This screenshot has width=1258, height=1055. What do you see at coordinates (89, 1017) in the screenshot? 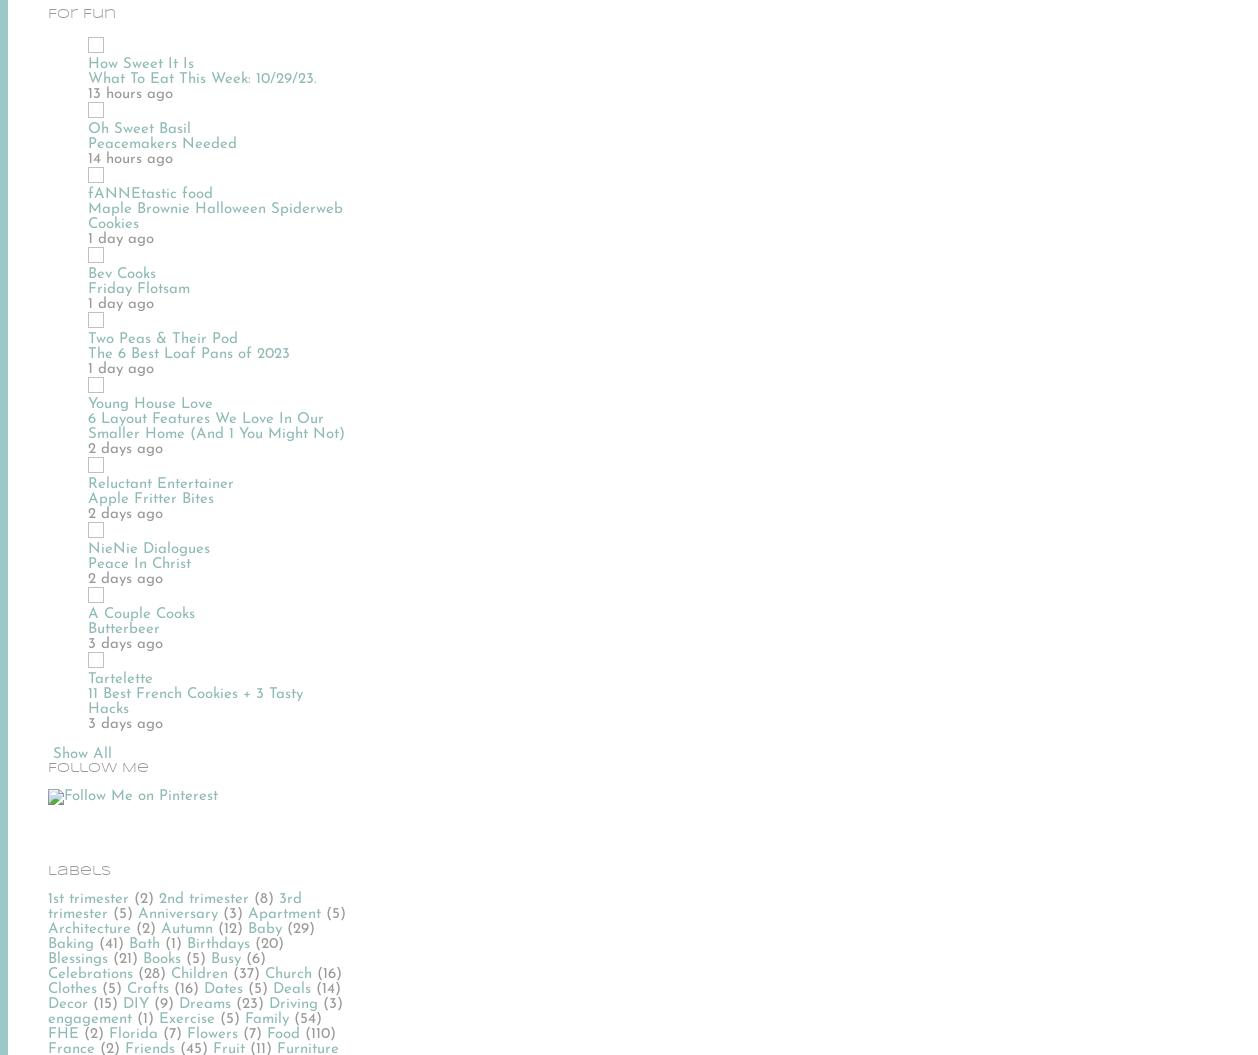
I see `'engagement'` at bounding box center [89, 1017].